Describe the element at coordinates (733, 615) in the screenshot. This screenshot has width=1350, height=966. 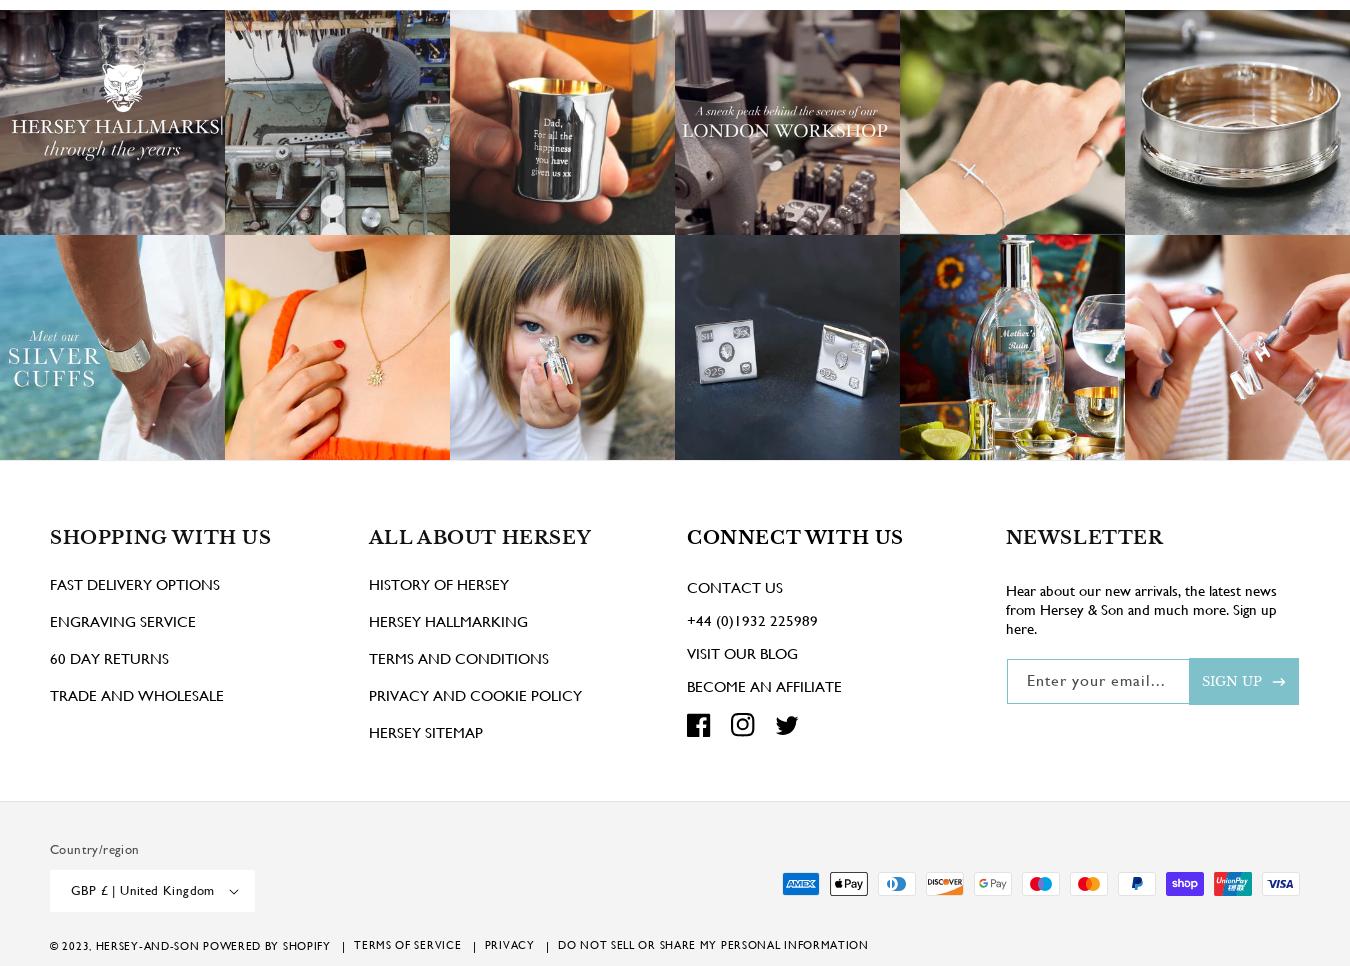
I see `'CONTACT US'` at that location.